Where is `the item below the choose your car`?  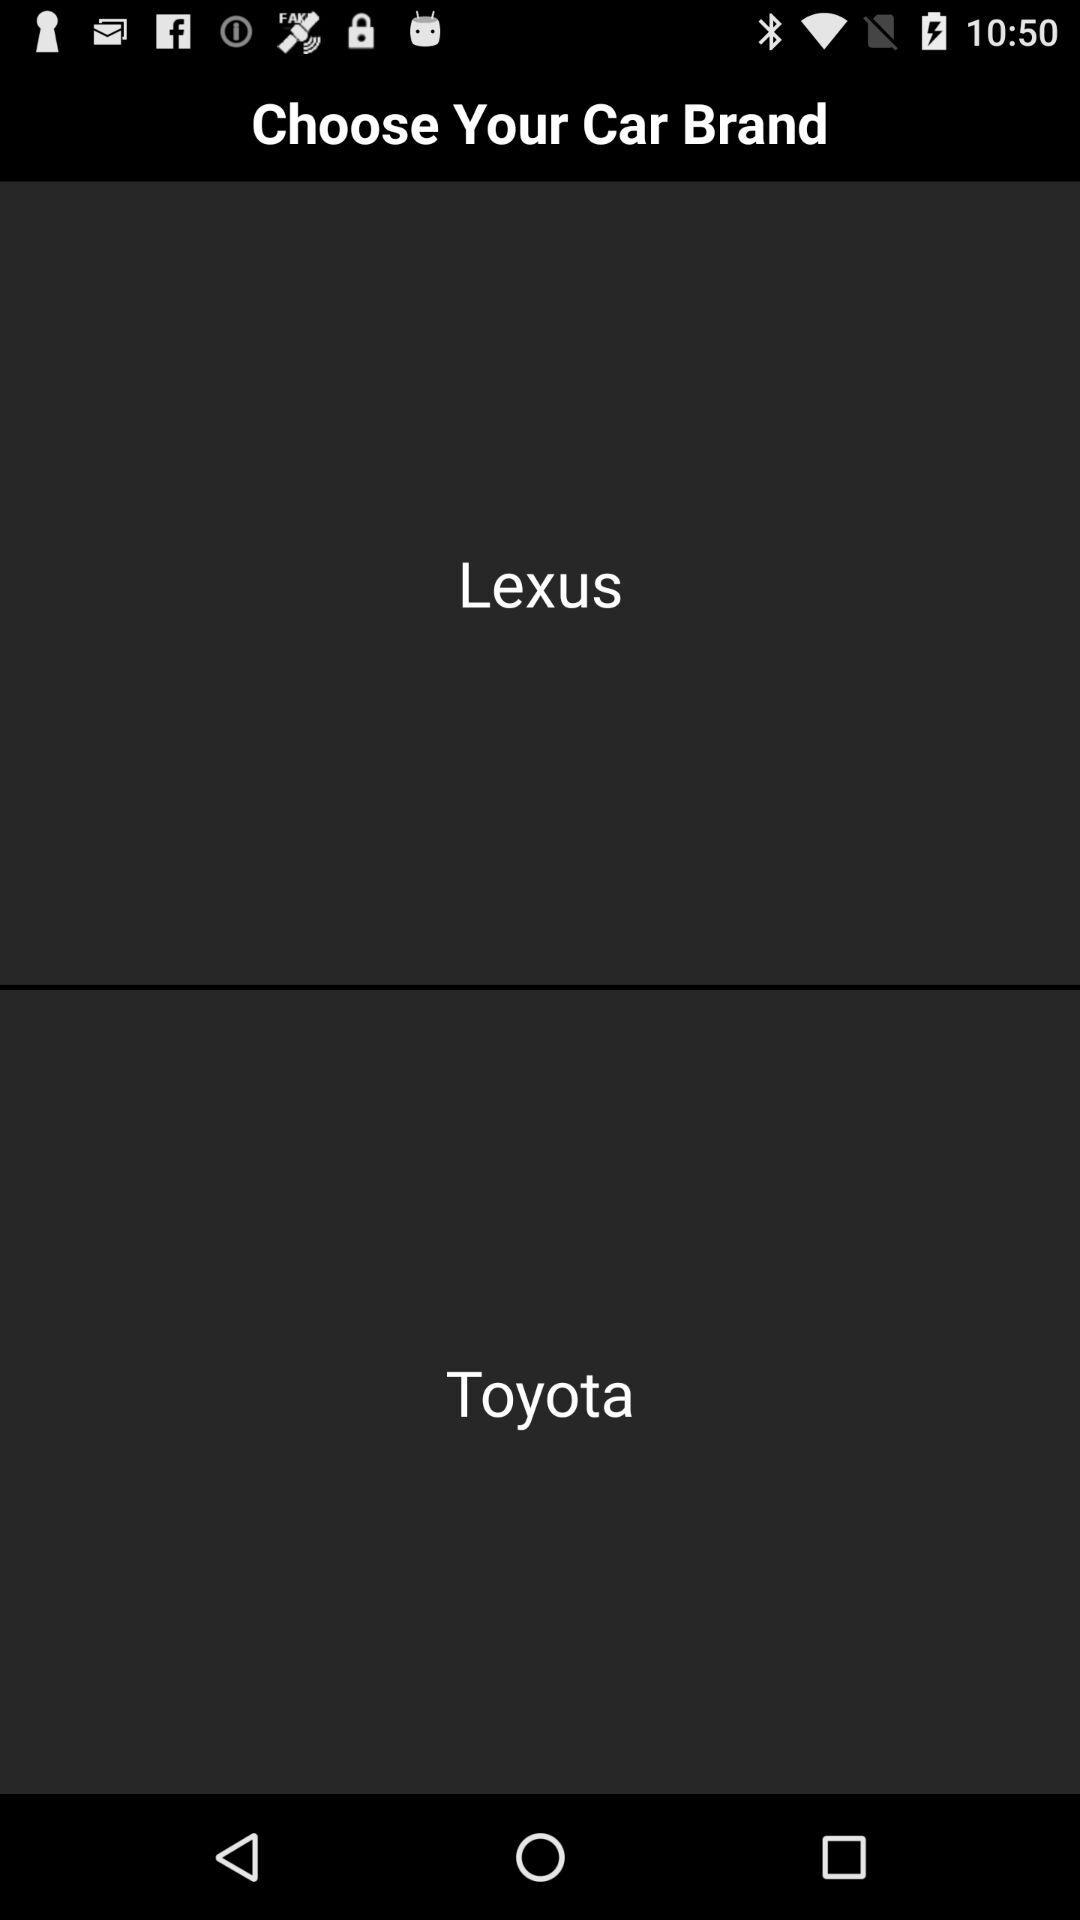
the item below the choose your car is located at coordinates (540, 582).